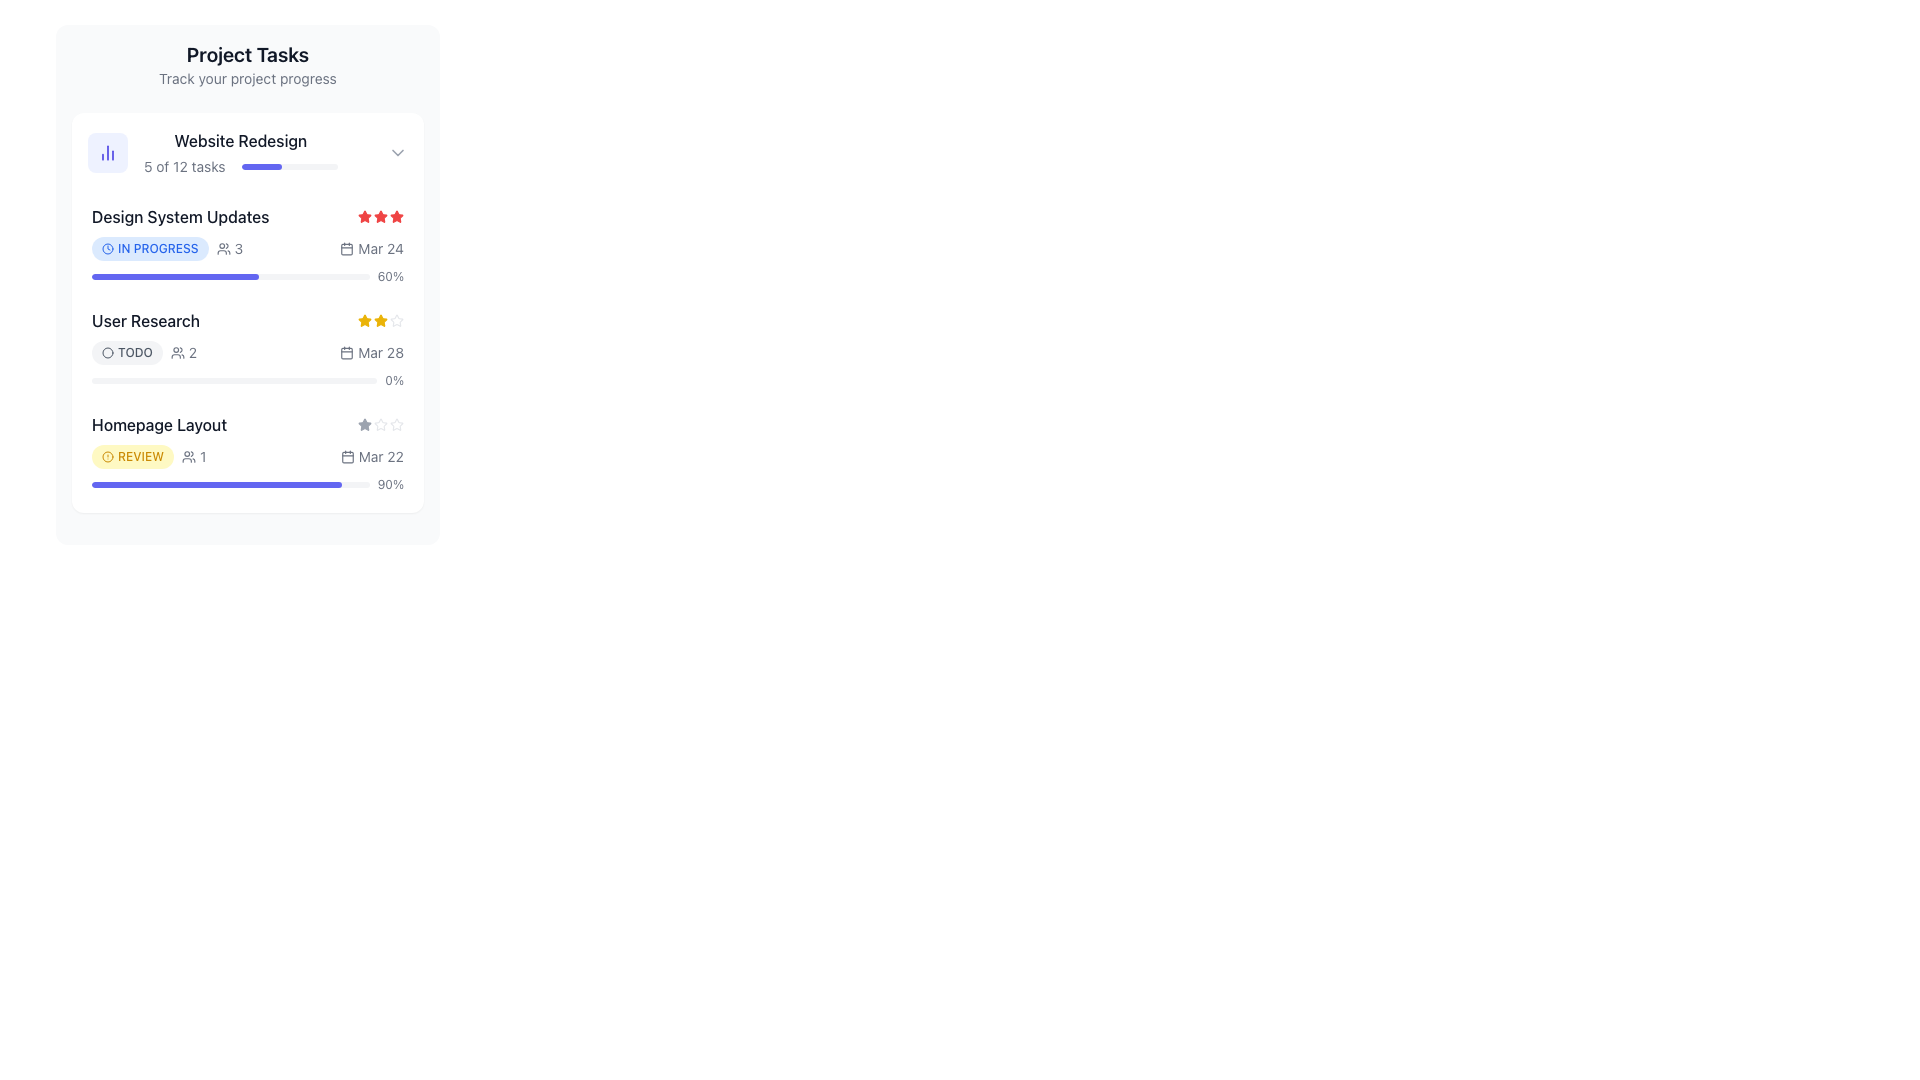 Image resolution: width=1920 pixels, height=1080 pixels. Describe the element at coordinates (107, 456) in the screenshot. I see `the status icon located to the left of the 'REVIEW' label under the task 'Homepage Layout' in the segmented task list widget` at that location.